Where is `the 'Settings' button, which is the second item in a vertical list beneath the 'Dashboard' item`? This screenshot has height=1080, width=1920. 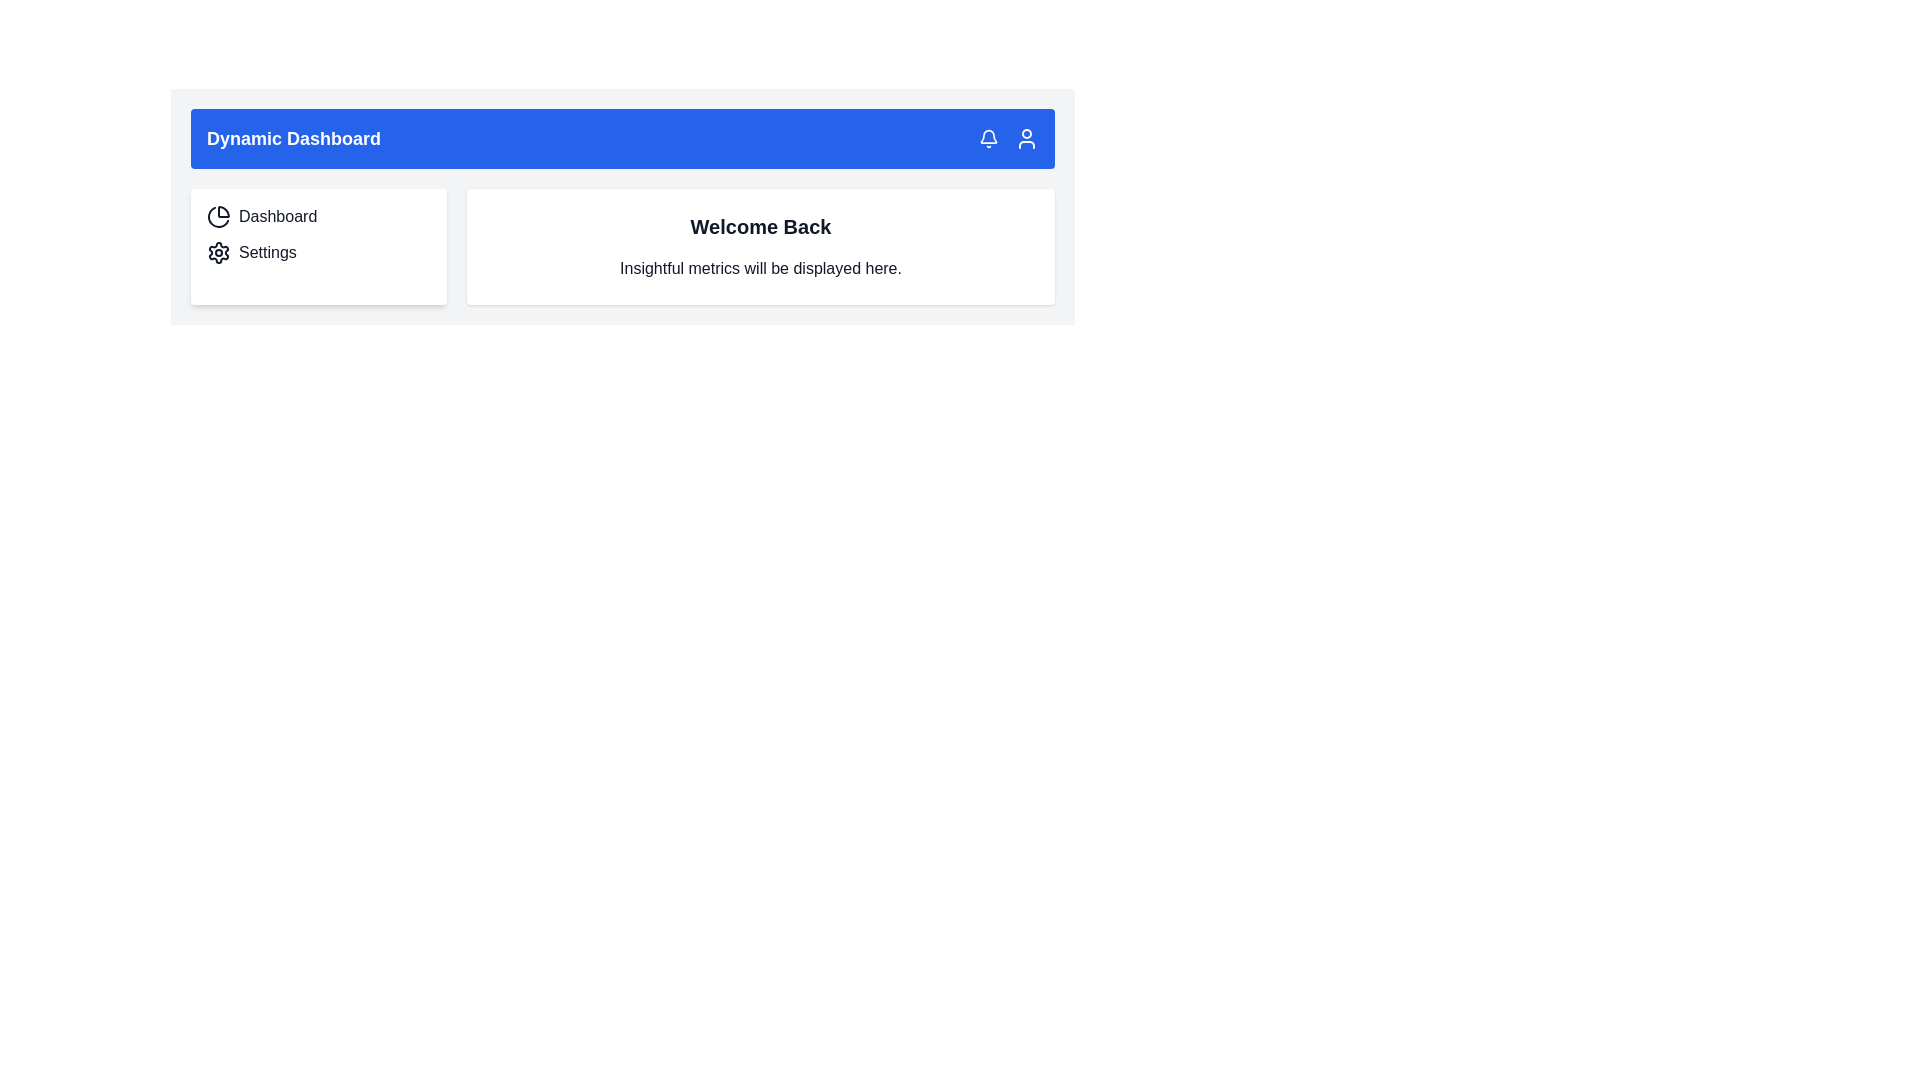 the 'Settings' button, which is the second item in a vertical list beneath the 'Dashboard' item is located at coordinates (317, 252).